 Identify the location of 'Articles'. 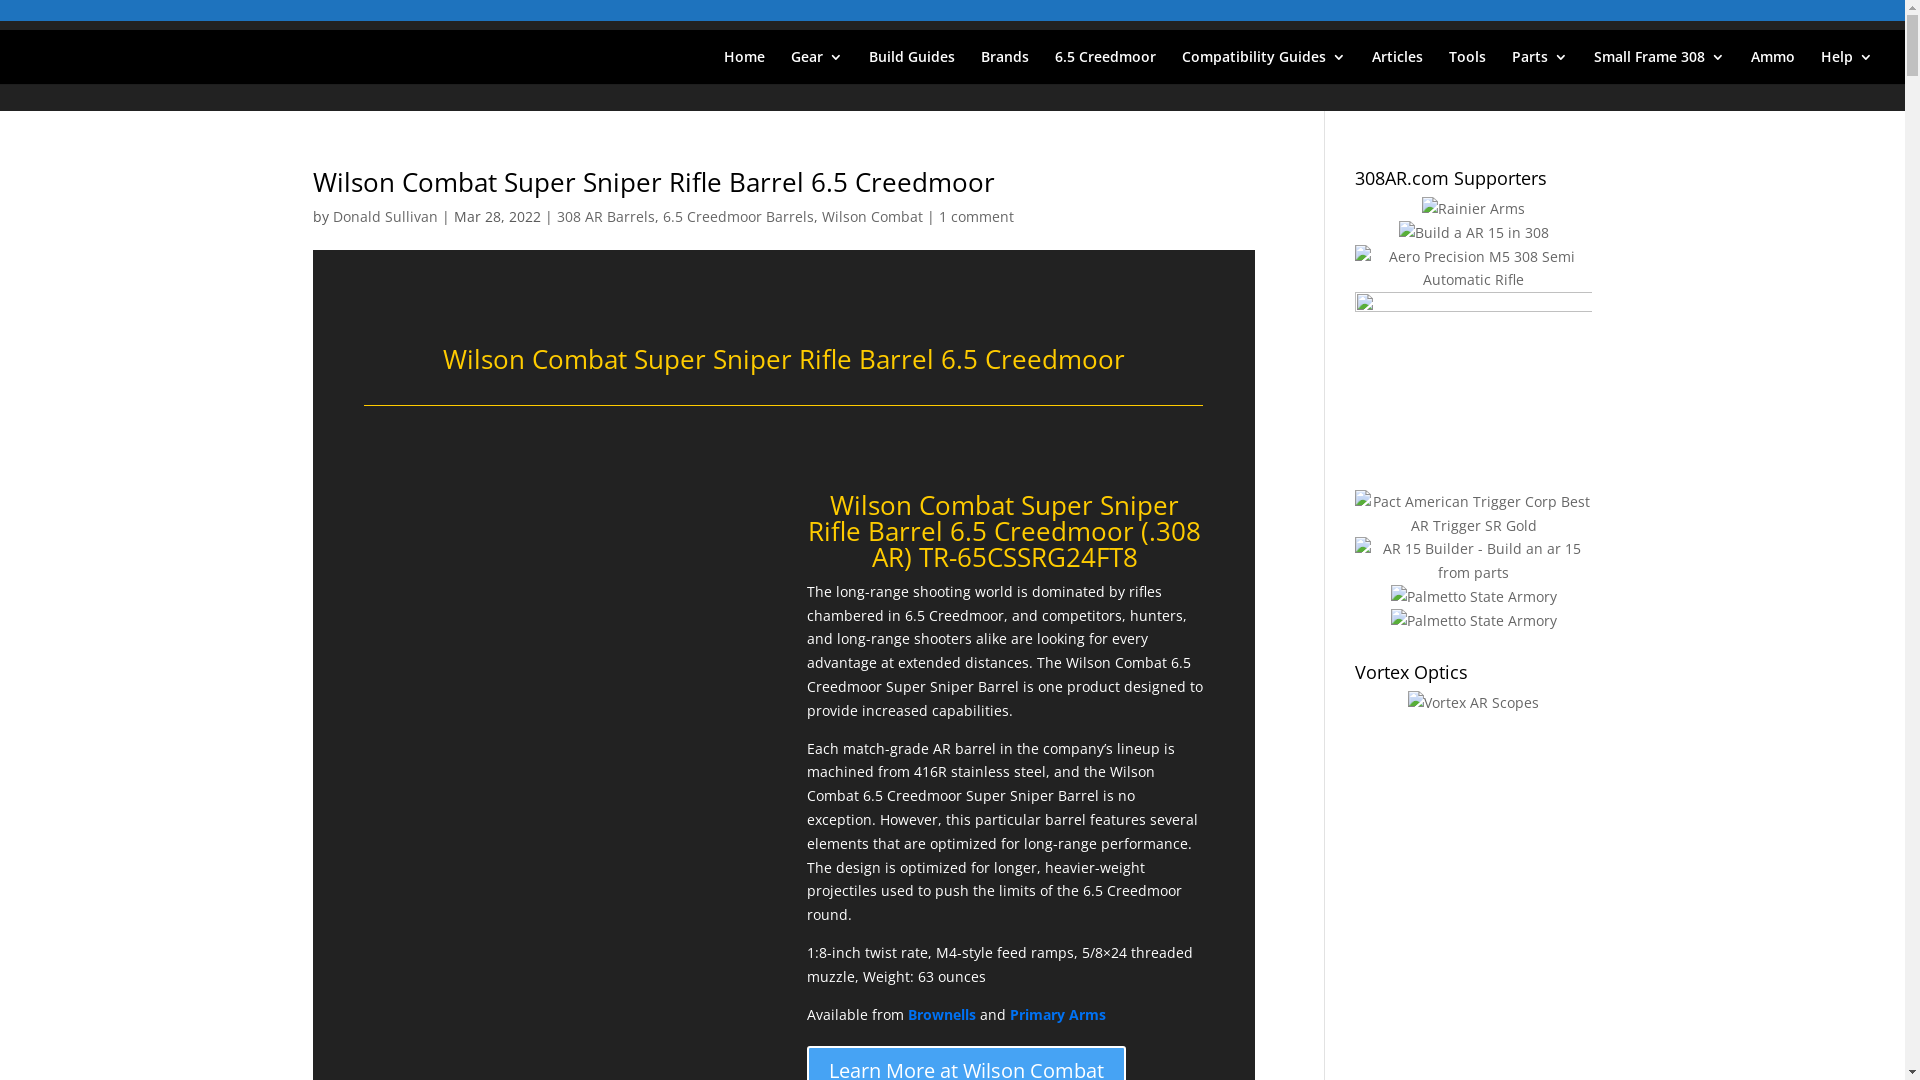
(1396, 65).